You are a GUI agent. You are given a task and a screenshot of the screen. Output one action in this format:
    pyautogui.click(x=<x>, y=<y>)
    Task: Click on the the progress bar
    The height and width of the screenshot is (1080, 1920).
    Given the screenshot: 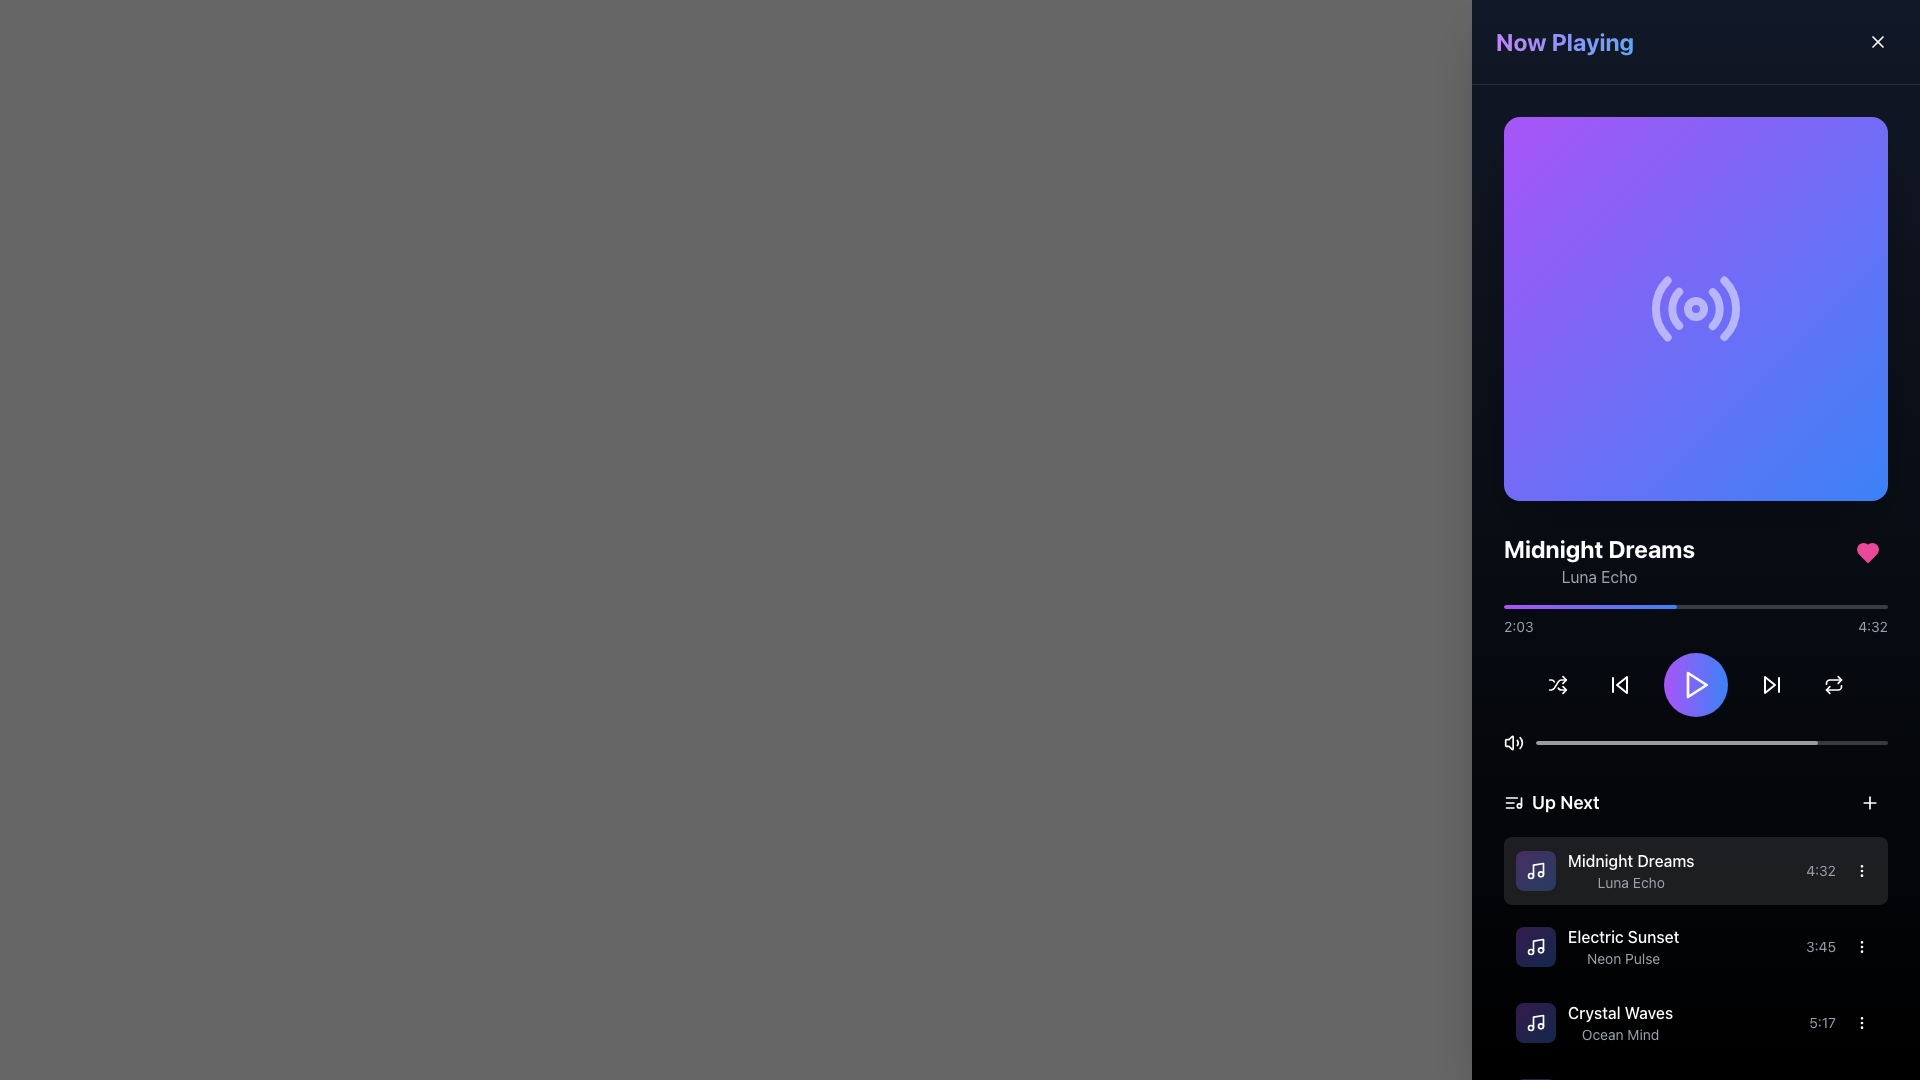 What is the action you would take?
    pyautogui.click(x=1633, y=605)
    